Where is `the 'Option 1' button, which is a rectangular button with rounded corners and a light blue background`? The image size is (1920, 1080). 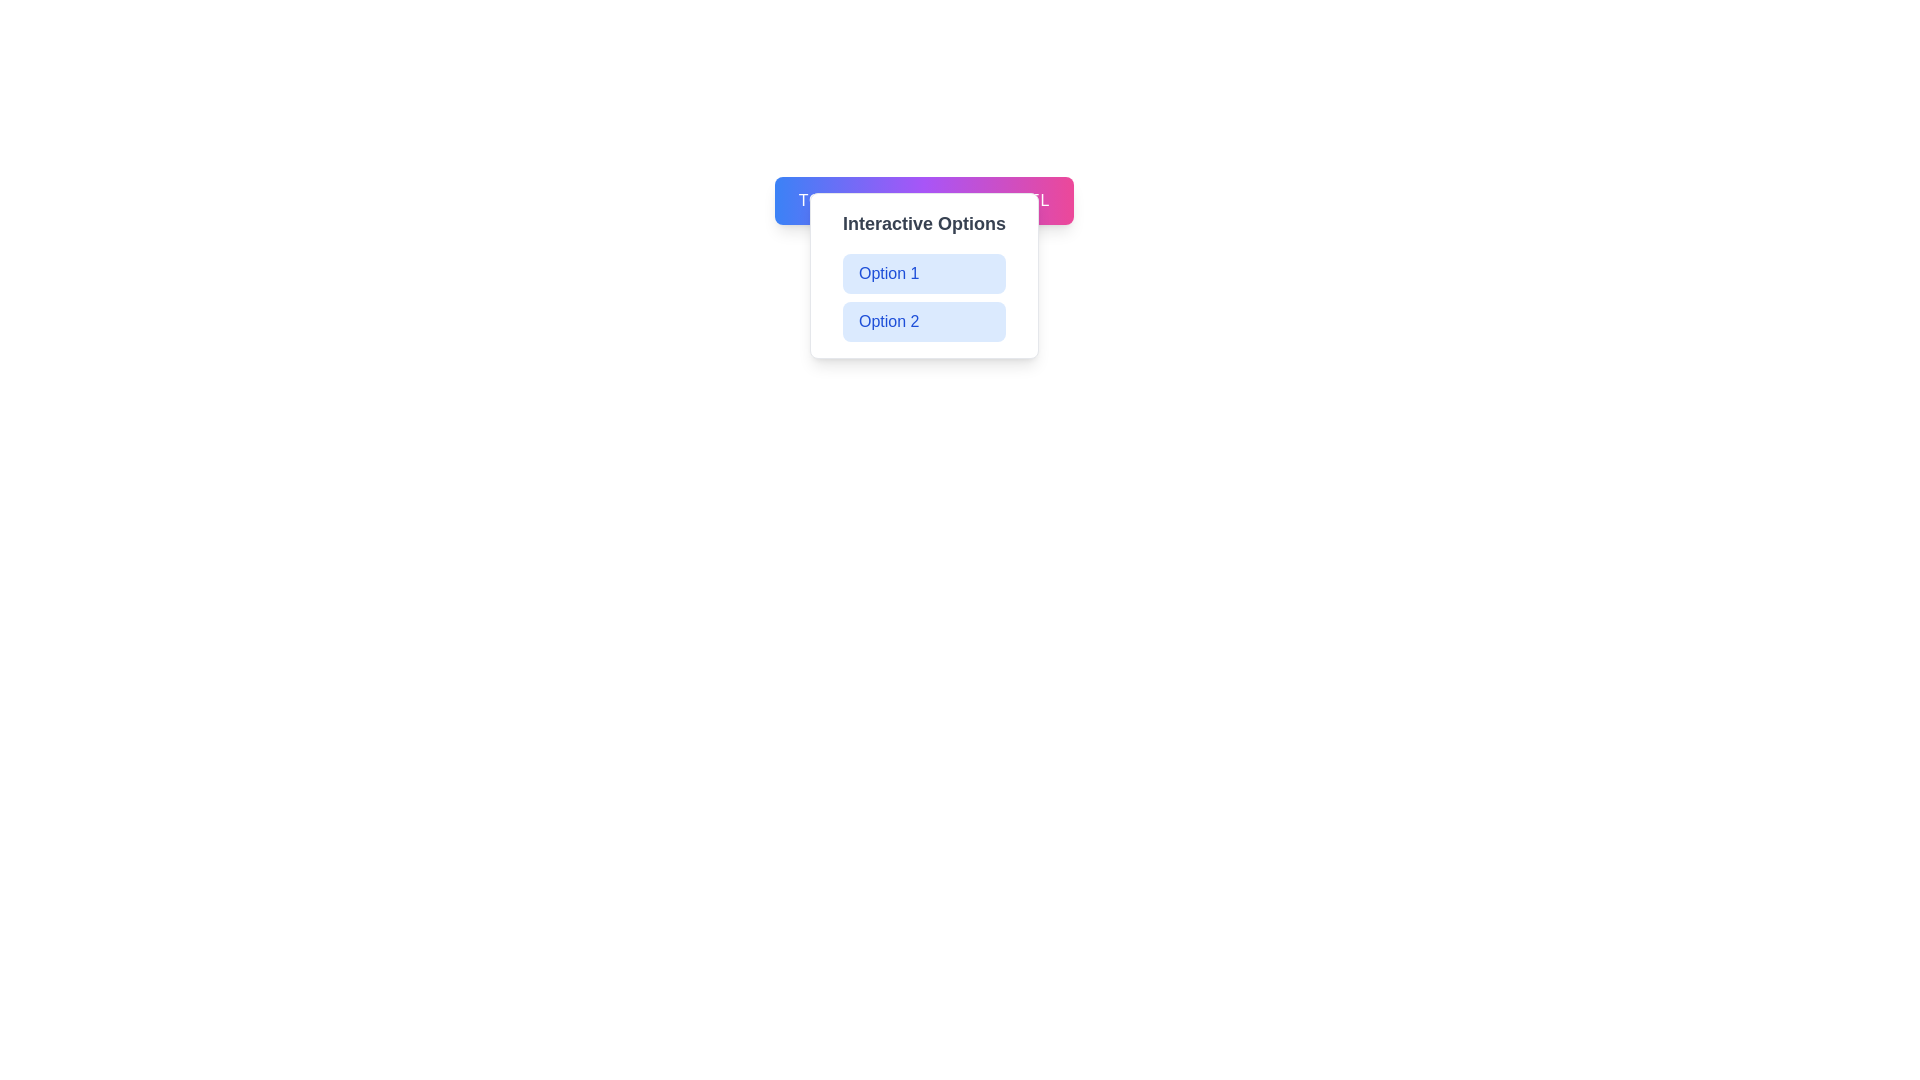 the 'Option 1' button, which is a rectangular button with rounded corners and a light blue background is located at coordinates (923, 273).